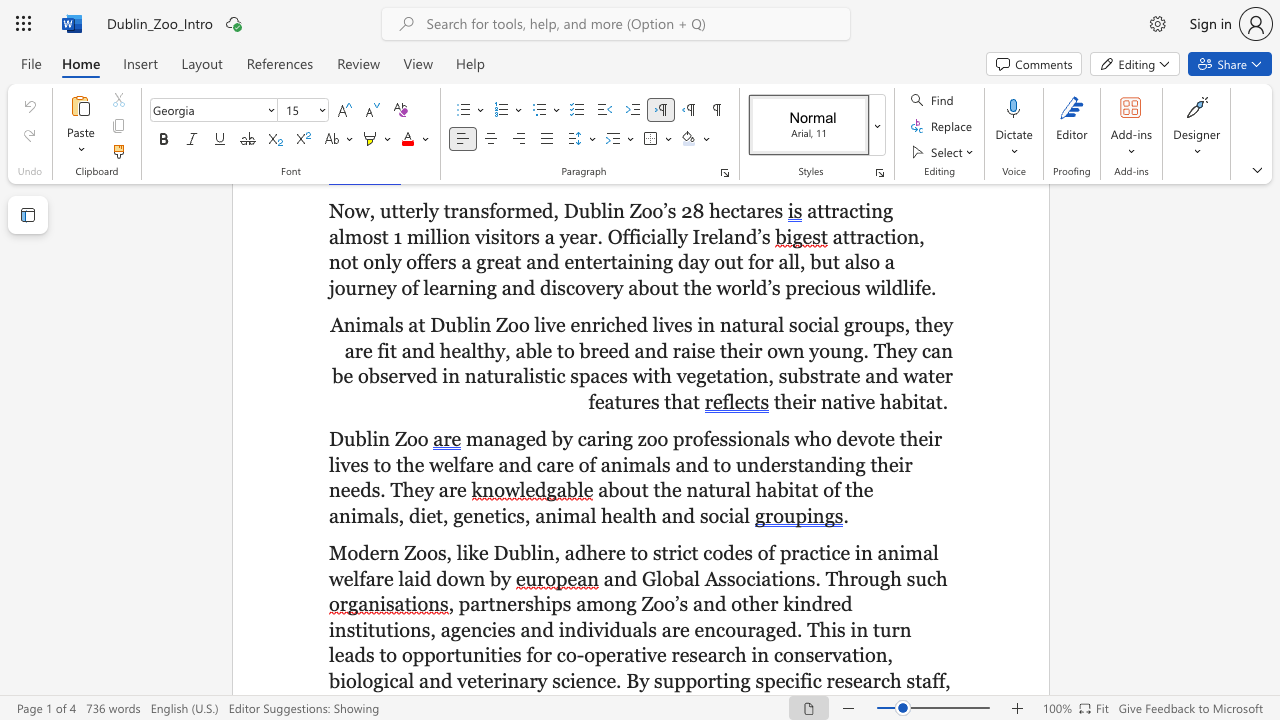 This screenshot has width=1280, height=720. What do you see at coordinates (787, 464) in the screenshot?
I see `the subset text "standin" within the text "managed by caring zoo professionals who devote their lives to the welfare and care of animals and to understanding their needs. They are"` at bounding box center [787, 464].